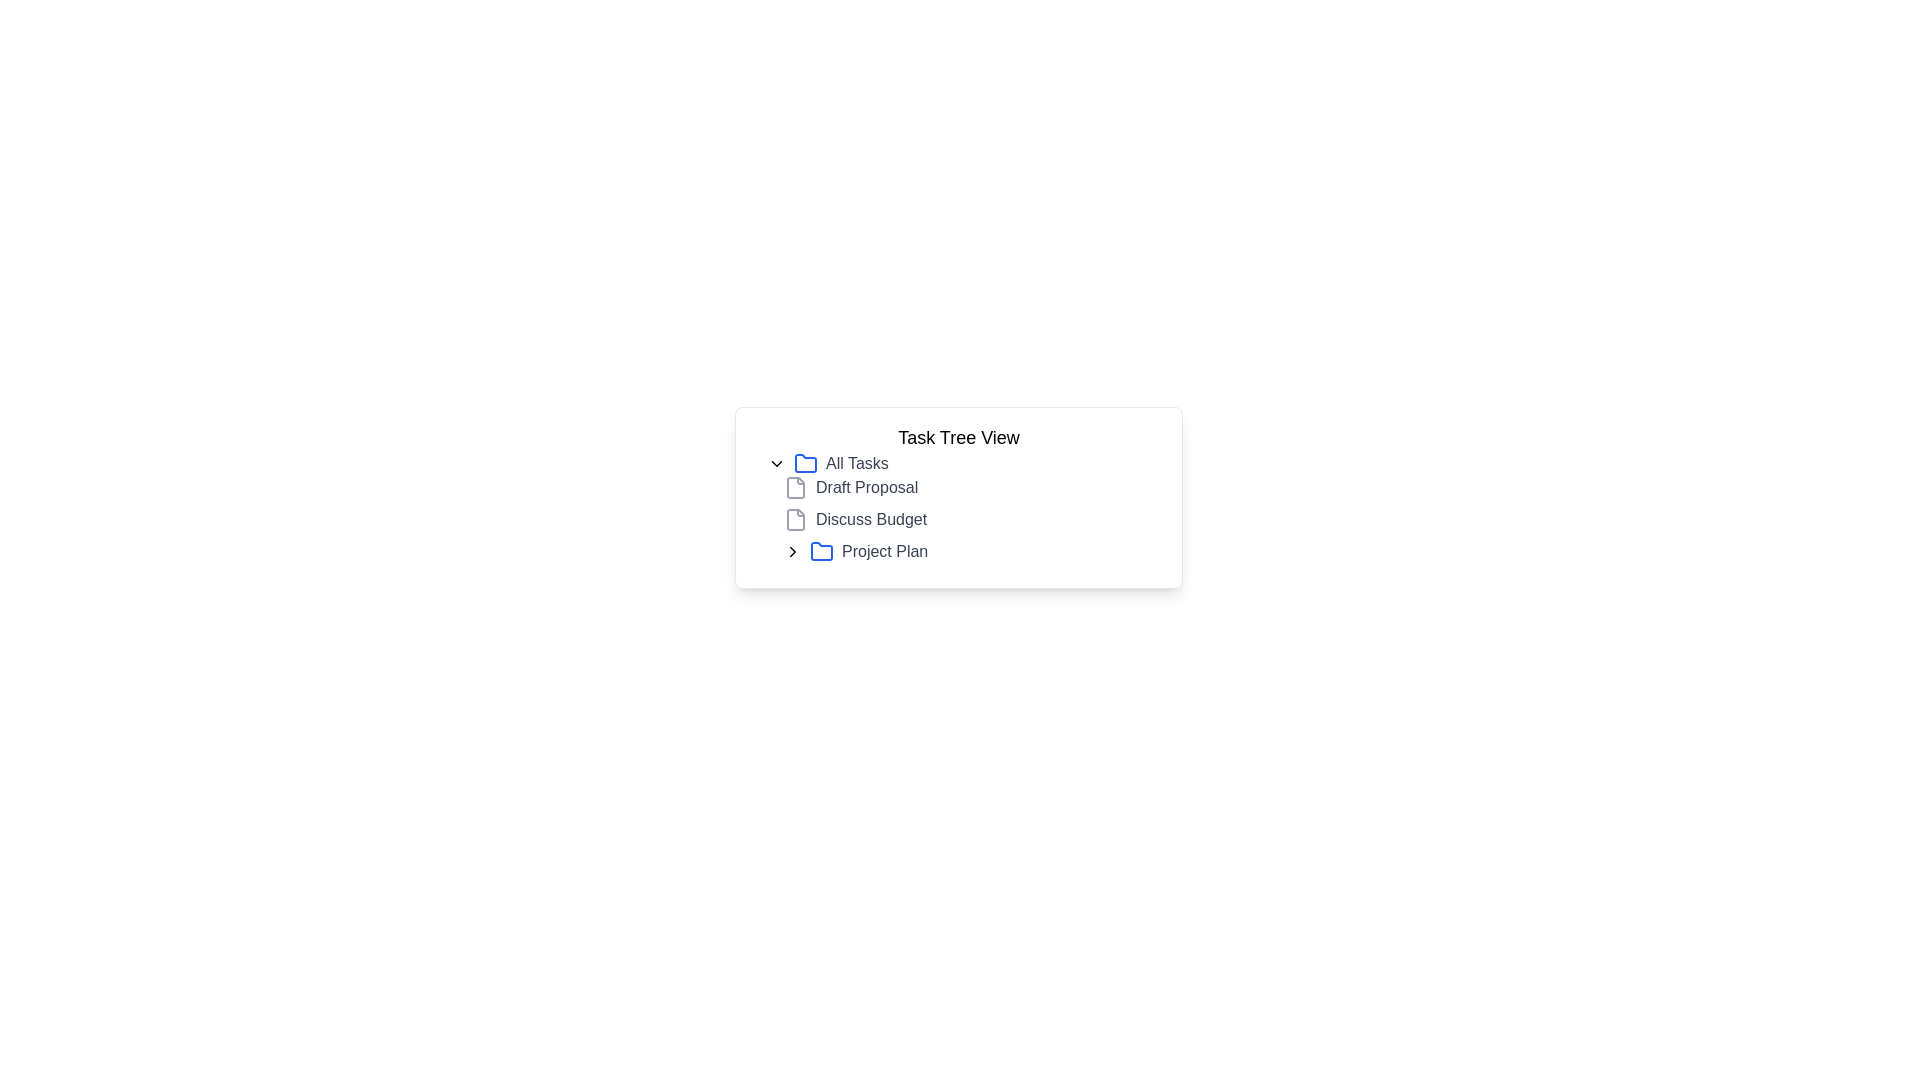 This screenshot has height=1080, width=1920. Describe the element at coordinates (821, 551) in the screenshot. I see `the blue folder icon representing the task in the task hierarchy view, located next to the label 'Project Plan'` at that location.